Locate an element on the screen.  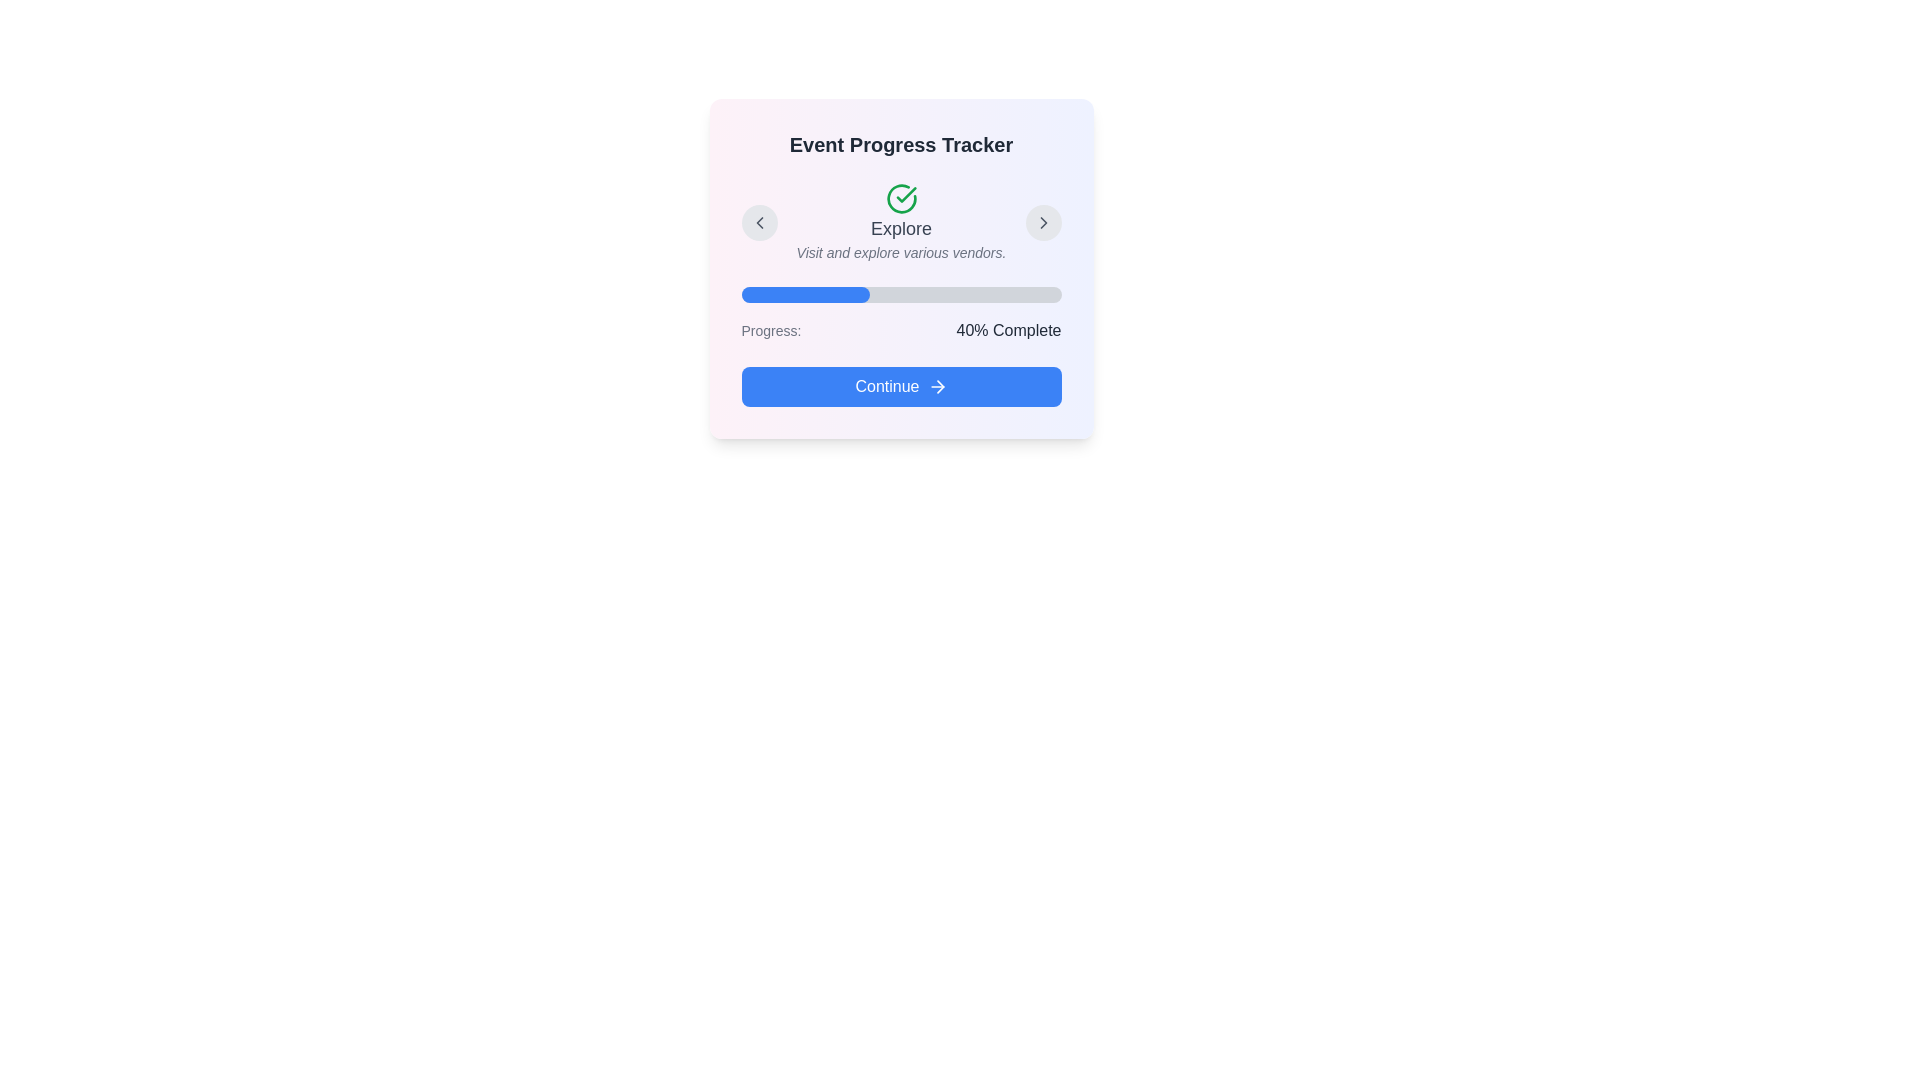
the Chevron-Right icon within the Interactive Button located in the top-right section of the 'Event Progress Tracker' card is located at coordinates (1042, 223).